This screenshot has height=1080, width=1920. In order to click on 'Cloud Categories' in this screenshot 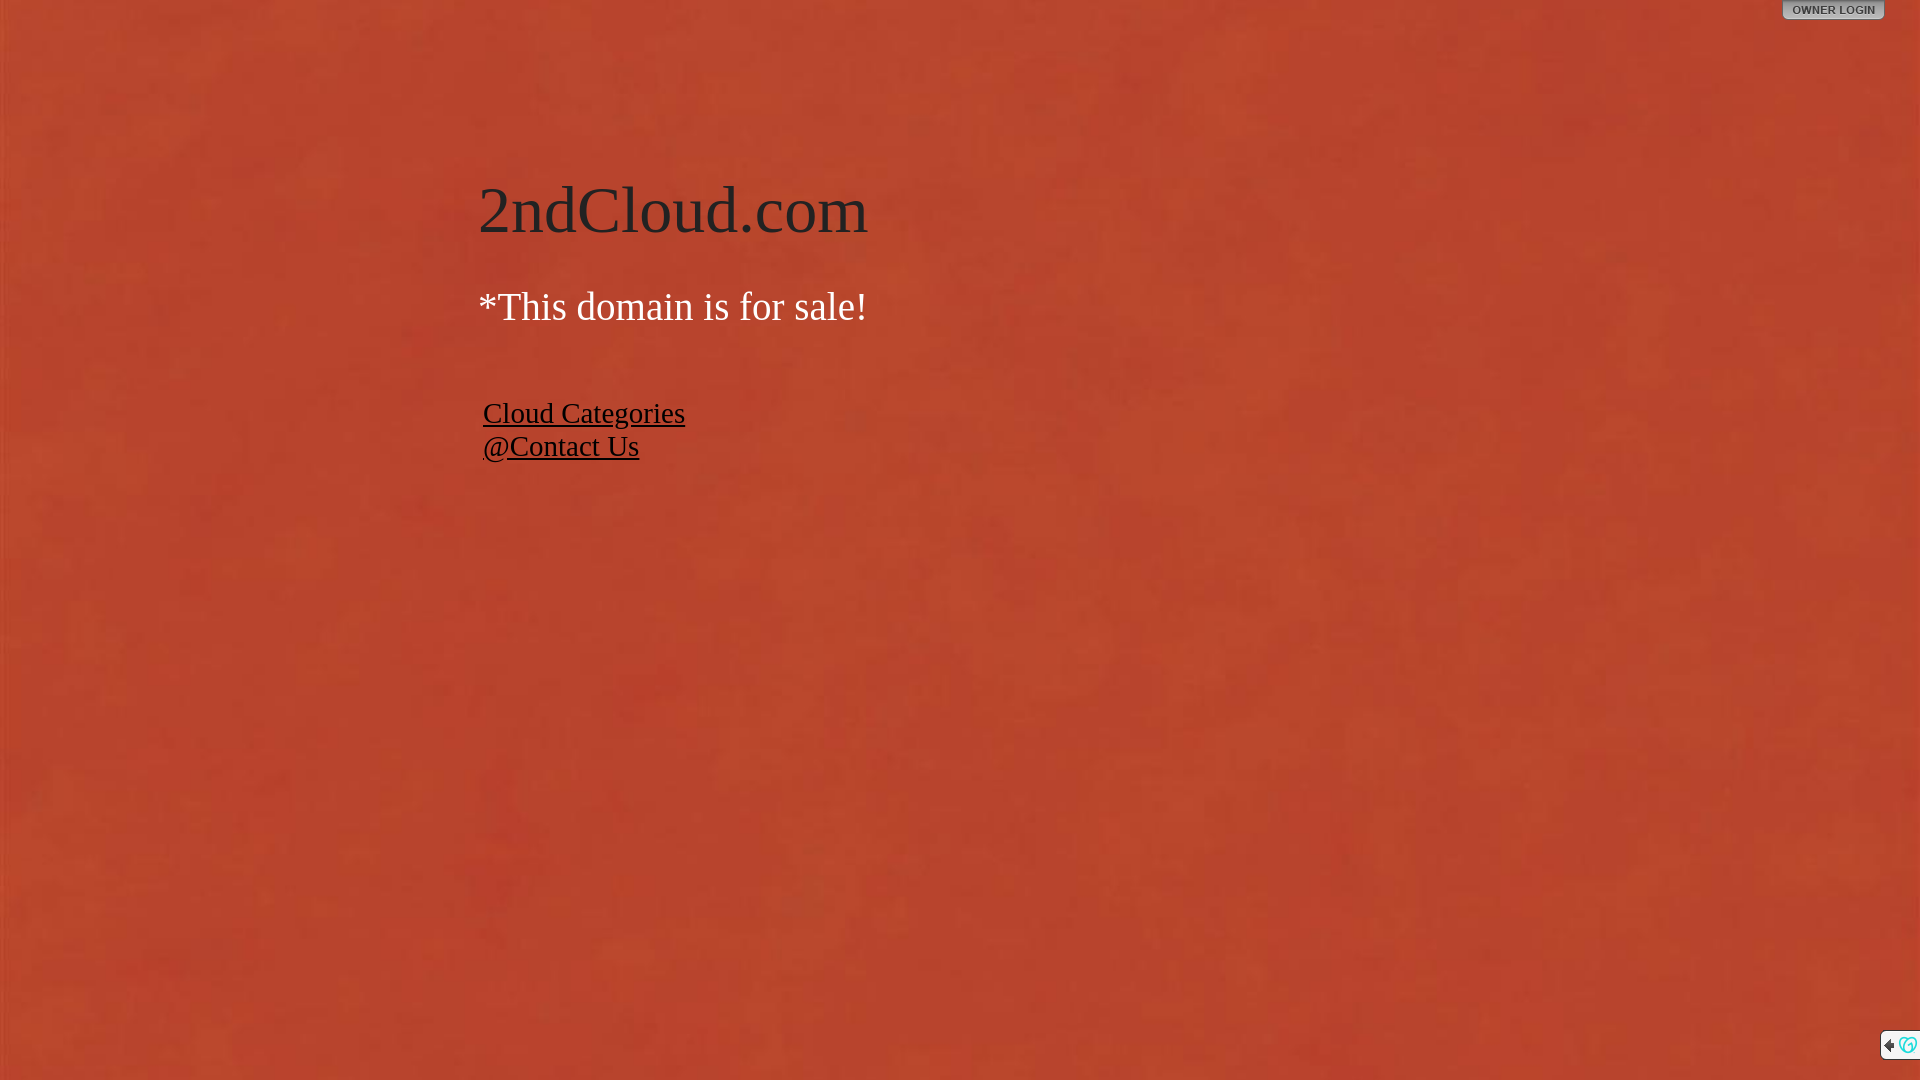, I will do `click(583, 411)`.